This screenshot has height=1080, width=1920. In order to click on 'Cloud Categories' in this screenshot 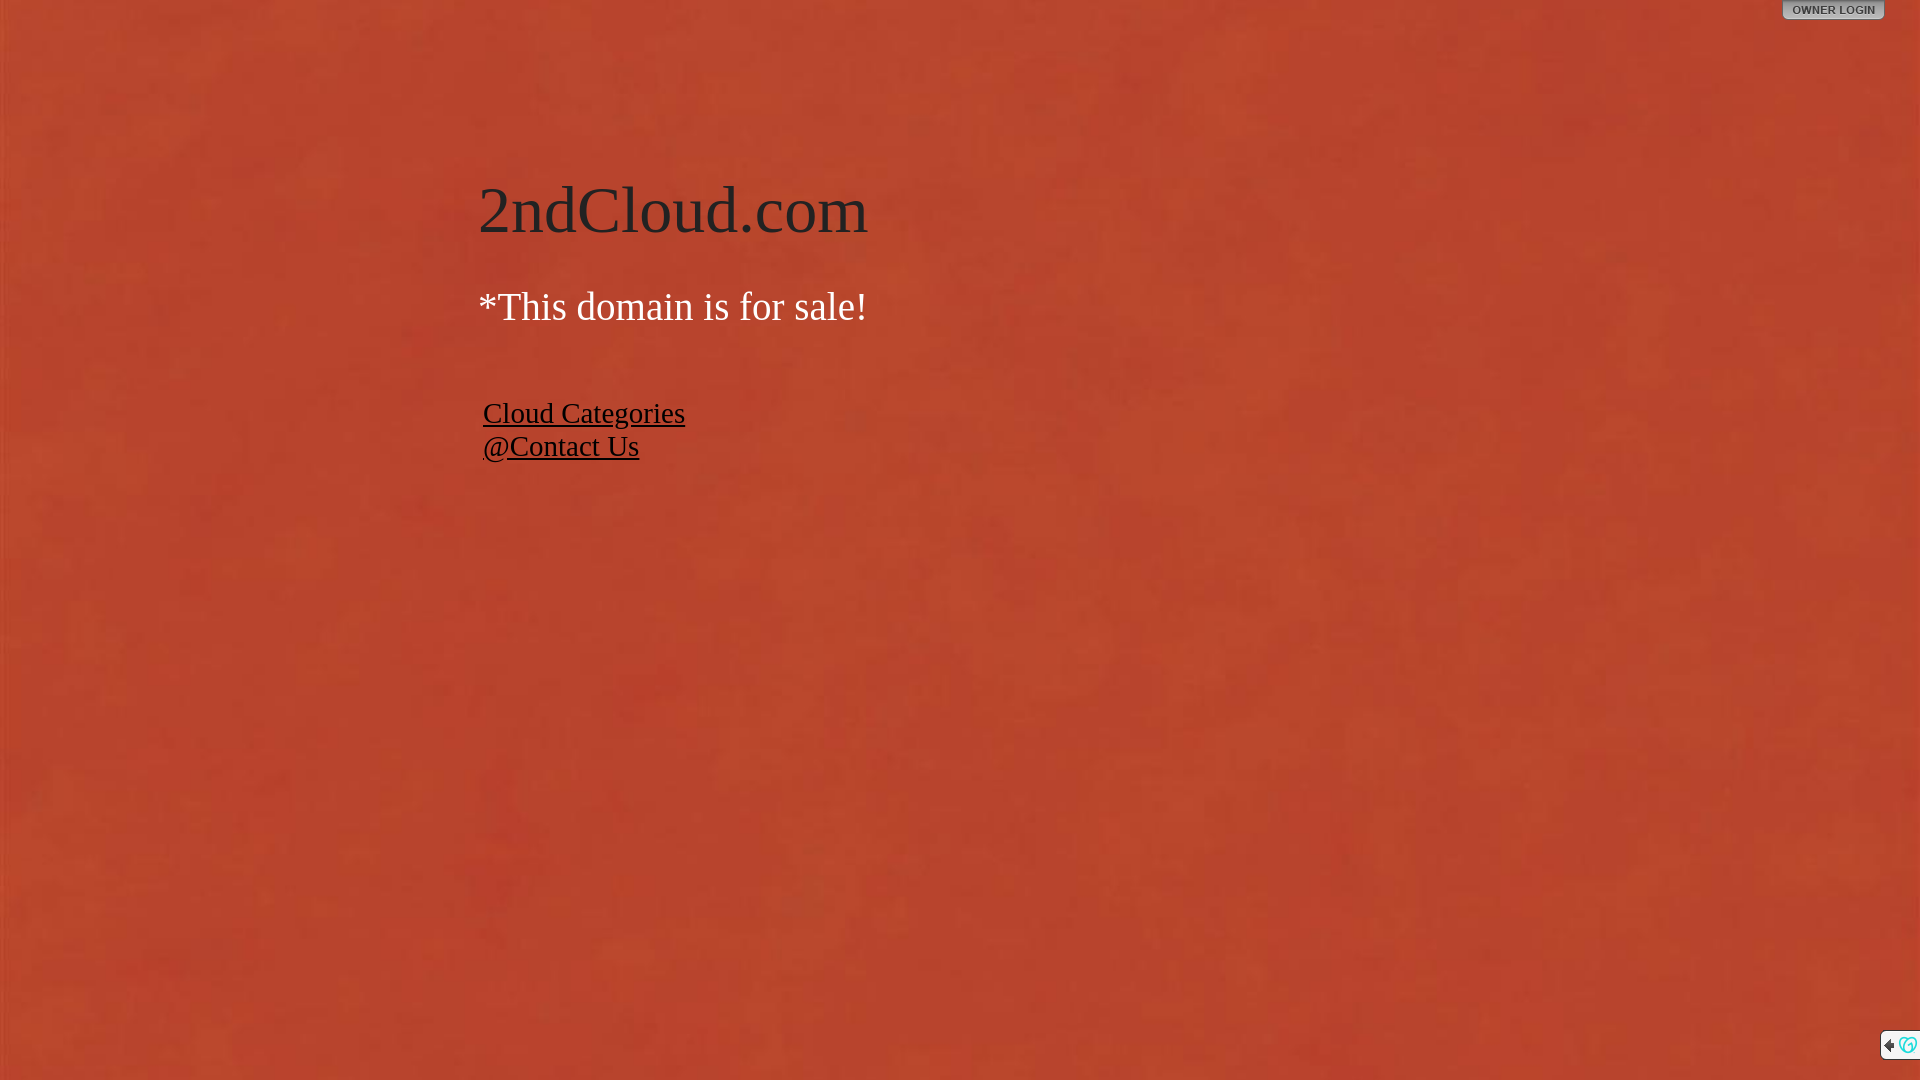, I will do `click(583, 411)`.